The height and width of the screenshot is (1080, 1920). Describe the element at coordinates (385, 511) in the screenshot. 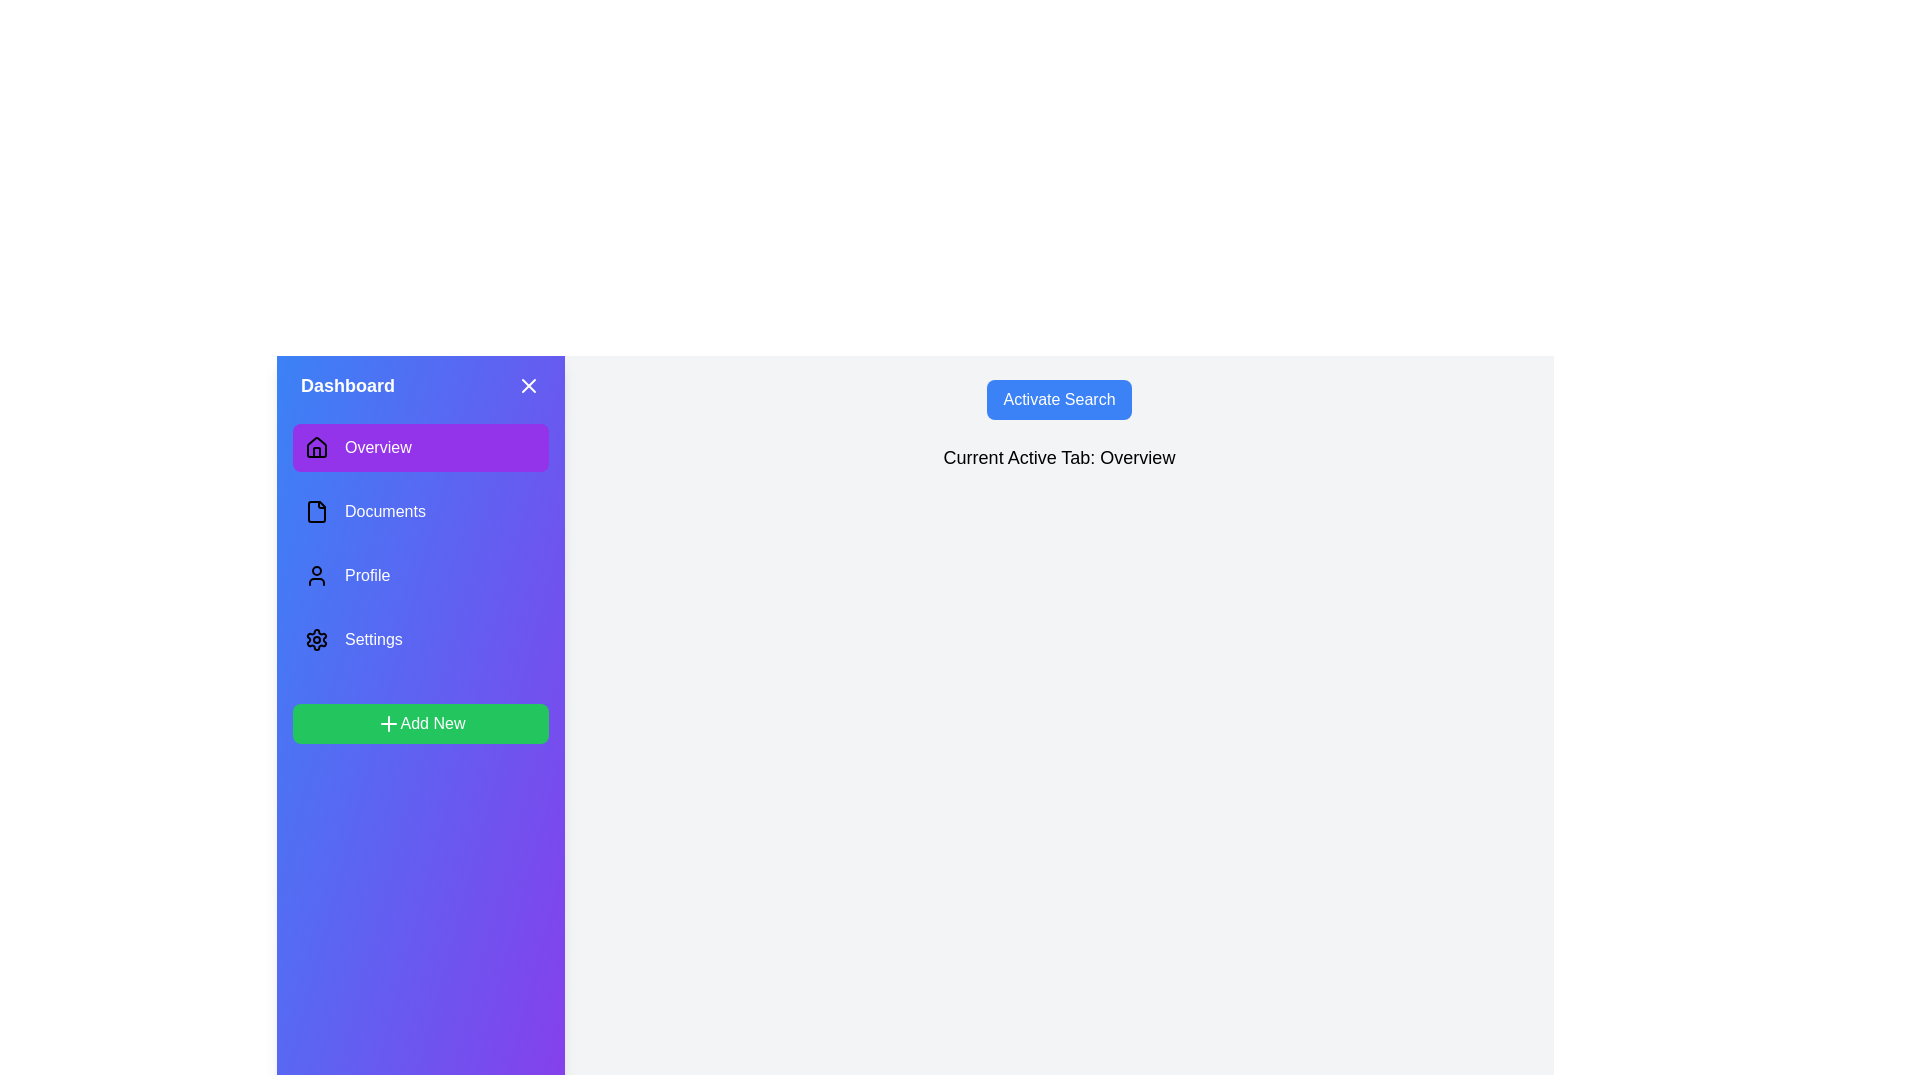

I see `the 'Documents' label in the navigation menu, which is located between the 'Overview' and 'Profile' menu items` at that location.